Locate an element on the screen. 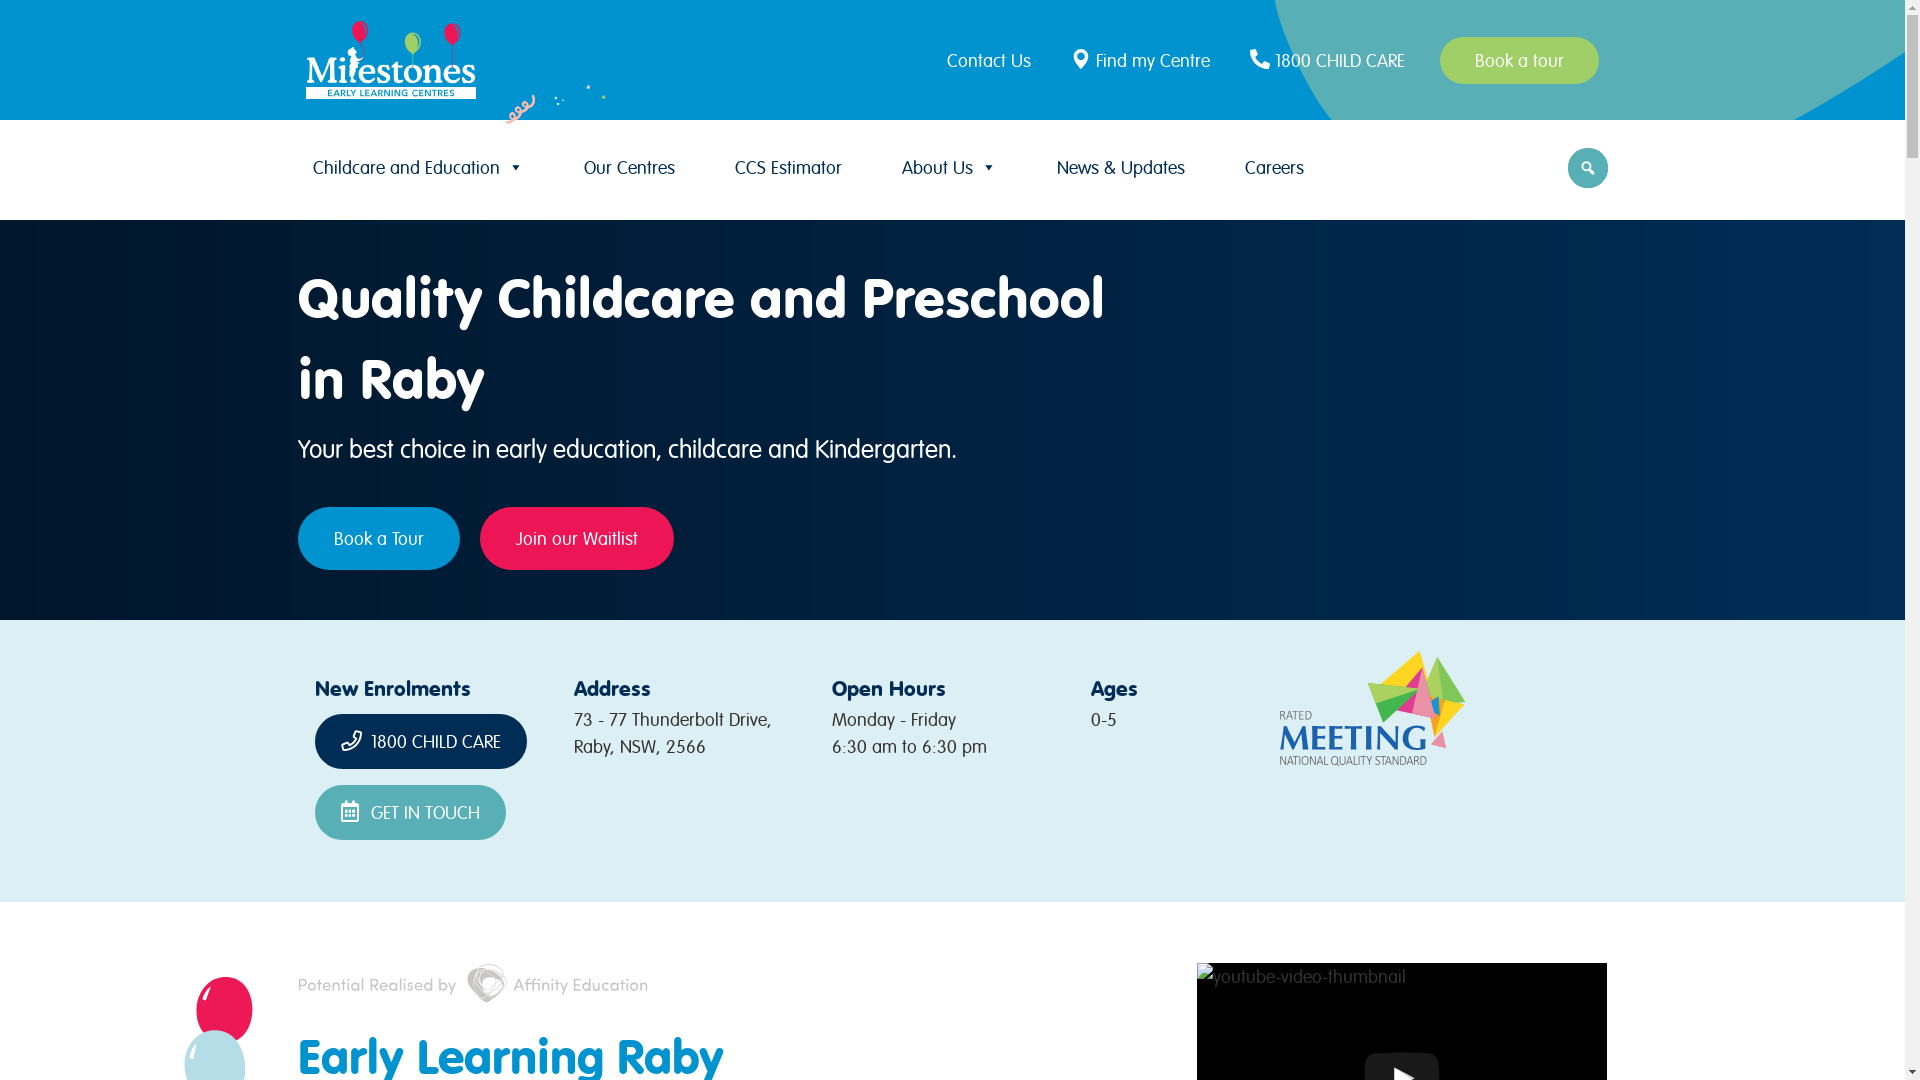 The width and height of the screenshot is (1920, 1080). 'Find my Centre' is located at coordinates (1064, 58).